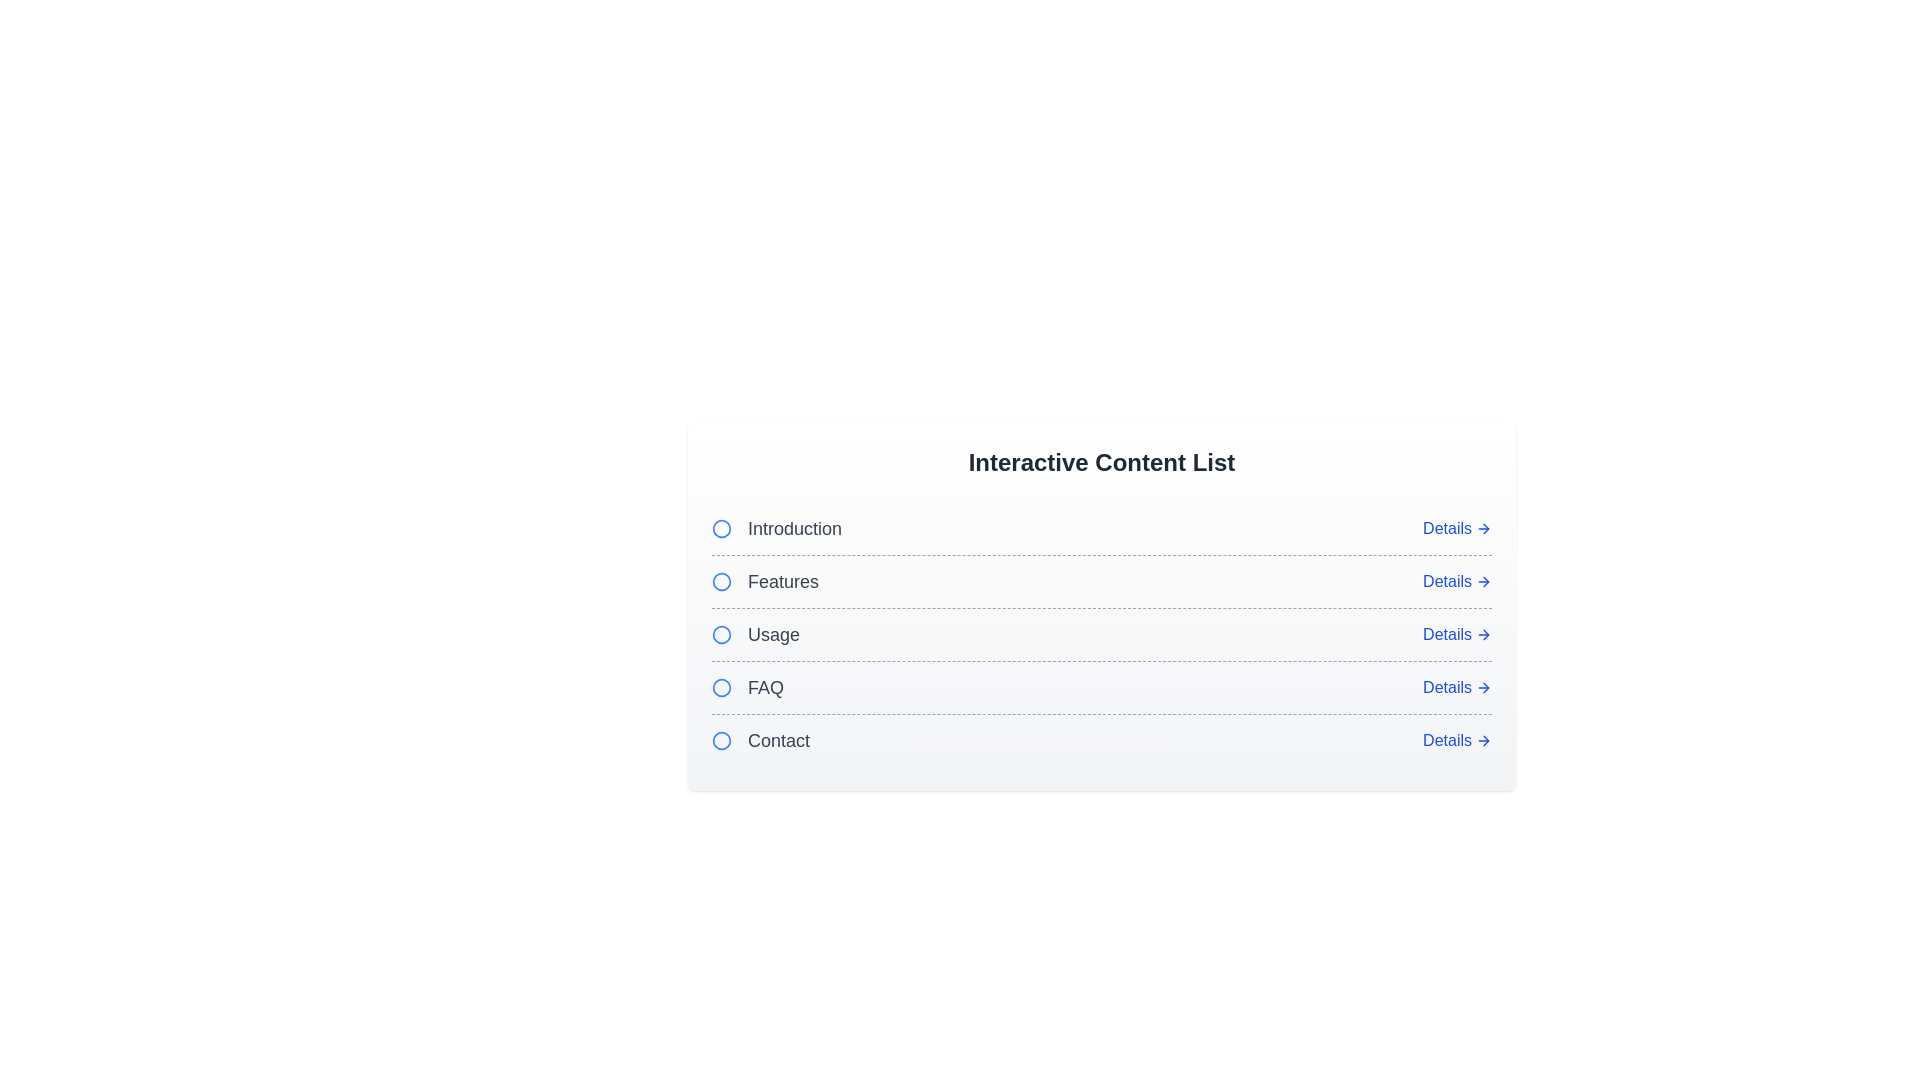 This screenshot has height=1080, width=1920. Describe the element at coordinates (755, 635) in the screenshot. I see `the 'Usage' label with icon that identifies a section in the interactive list, located in the third row between 'Features' and 'FAQ'` at that location.